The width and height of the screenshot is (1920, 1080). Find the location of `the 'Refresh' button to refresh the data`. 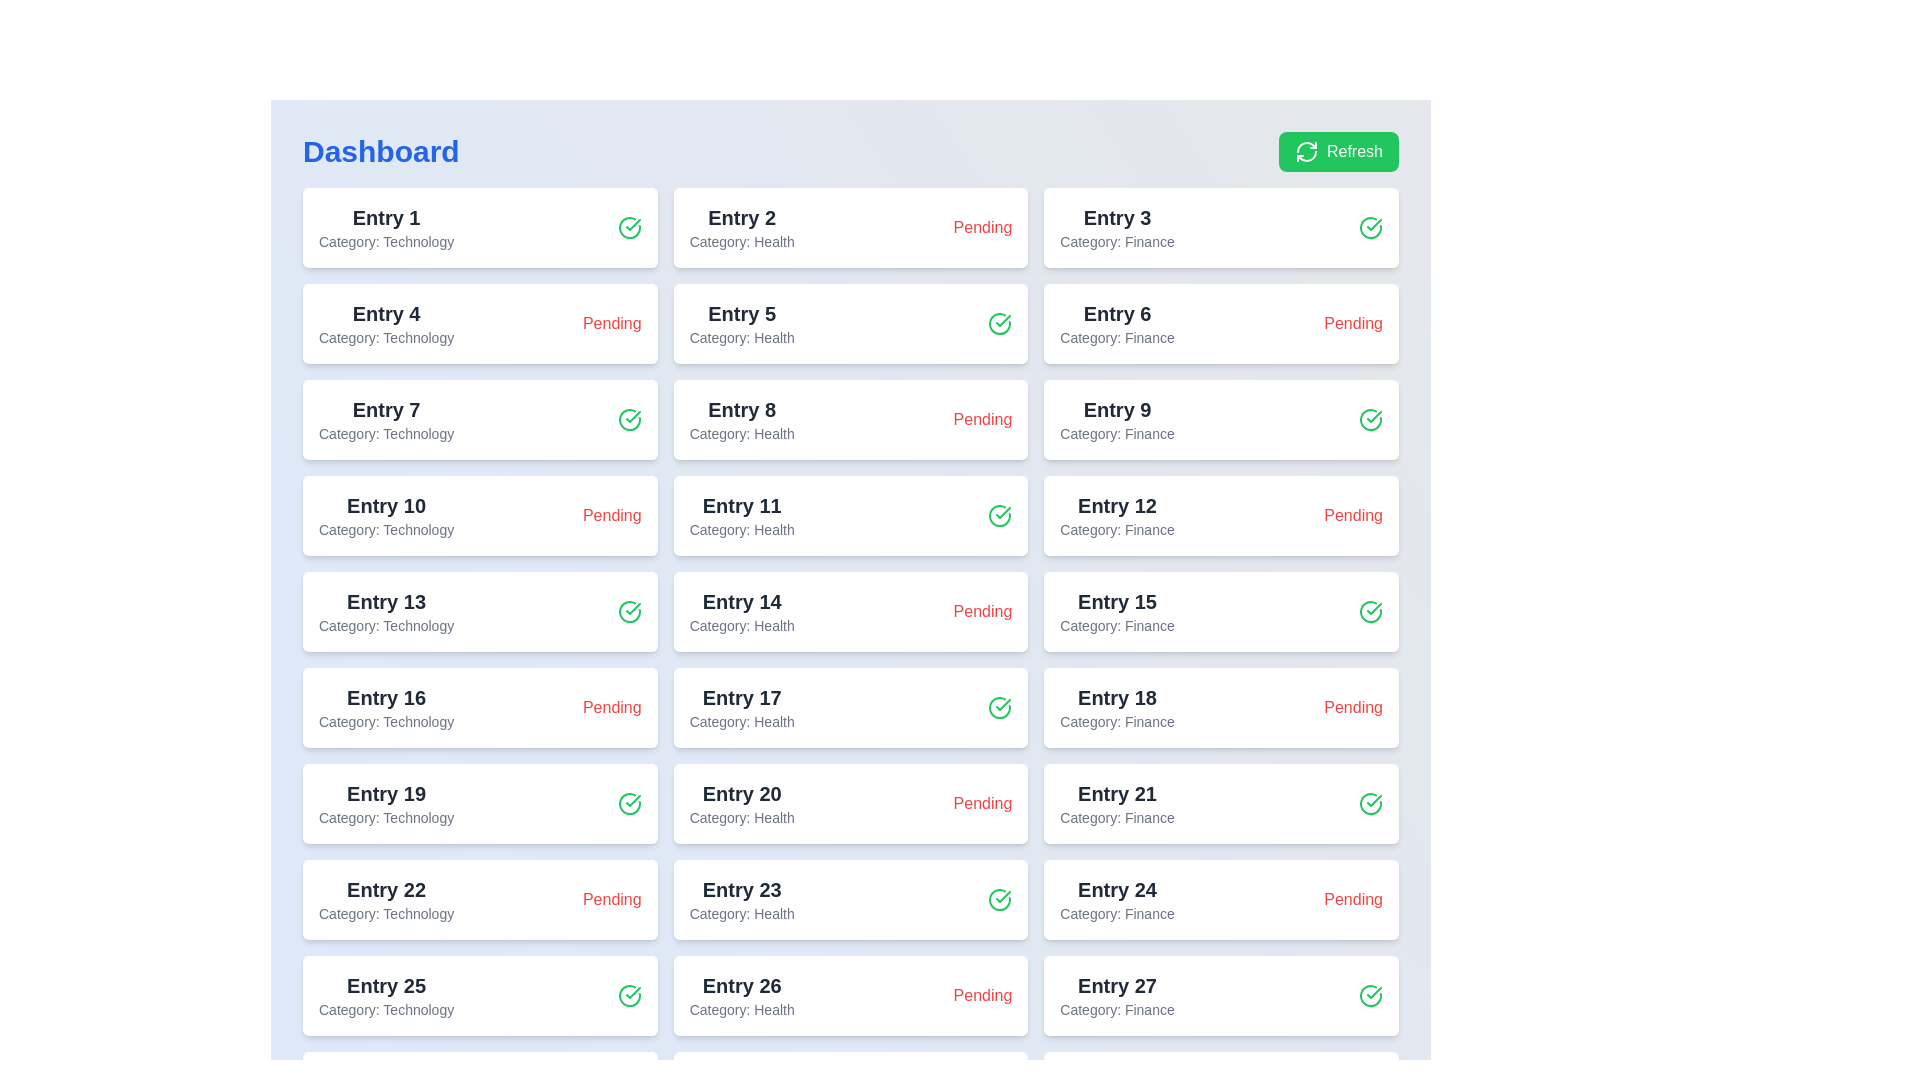

the 'Refresh' button to refresh the data is located at coordinates (1339, 150).